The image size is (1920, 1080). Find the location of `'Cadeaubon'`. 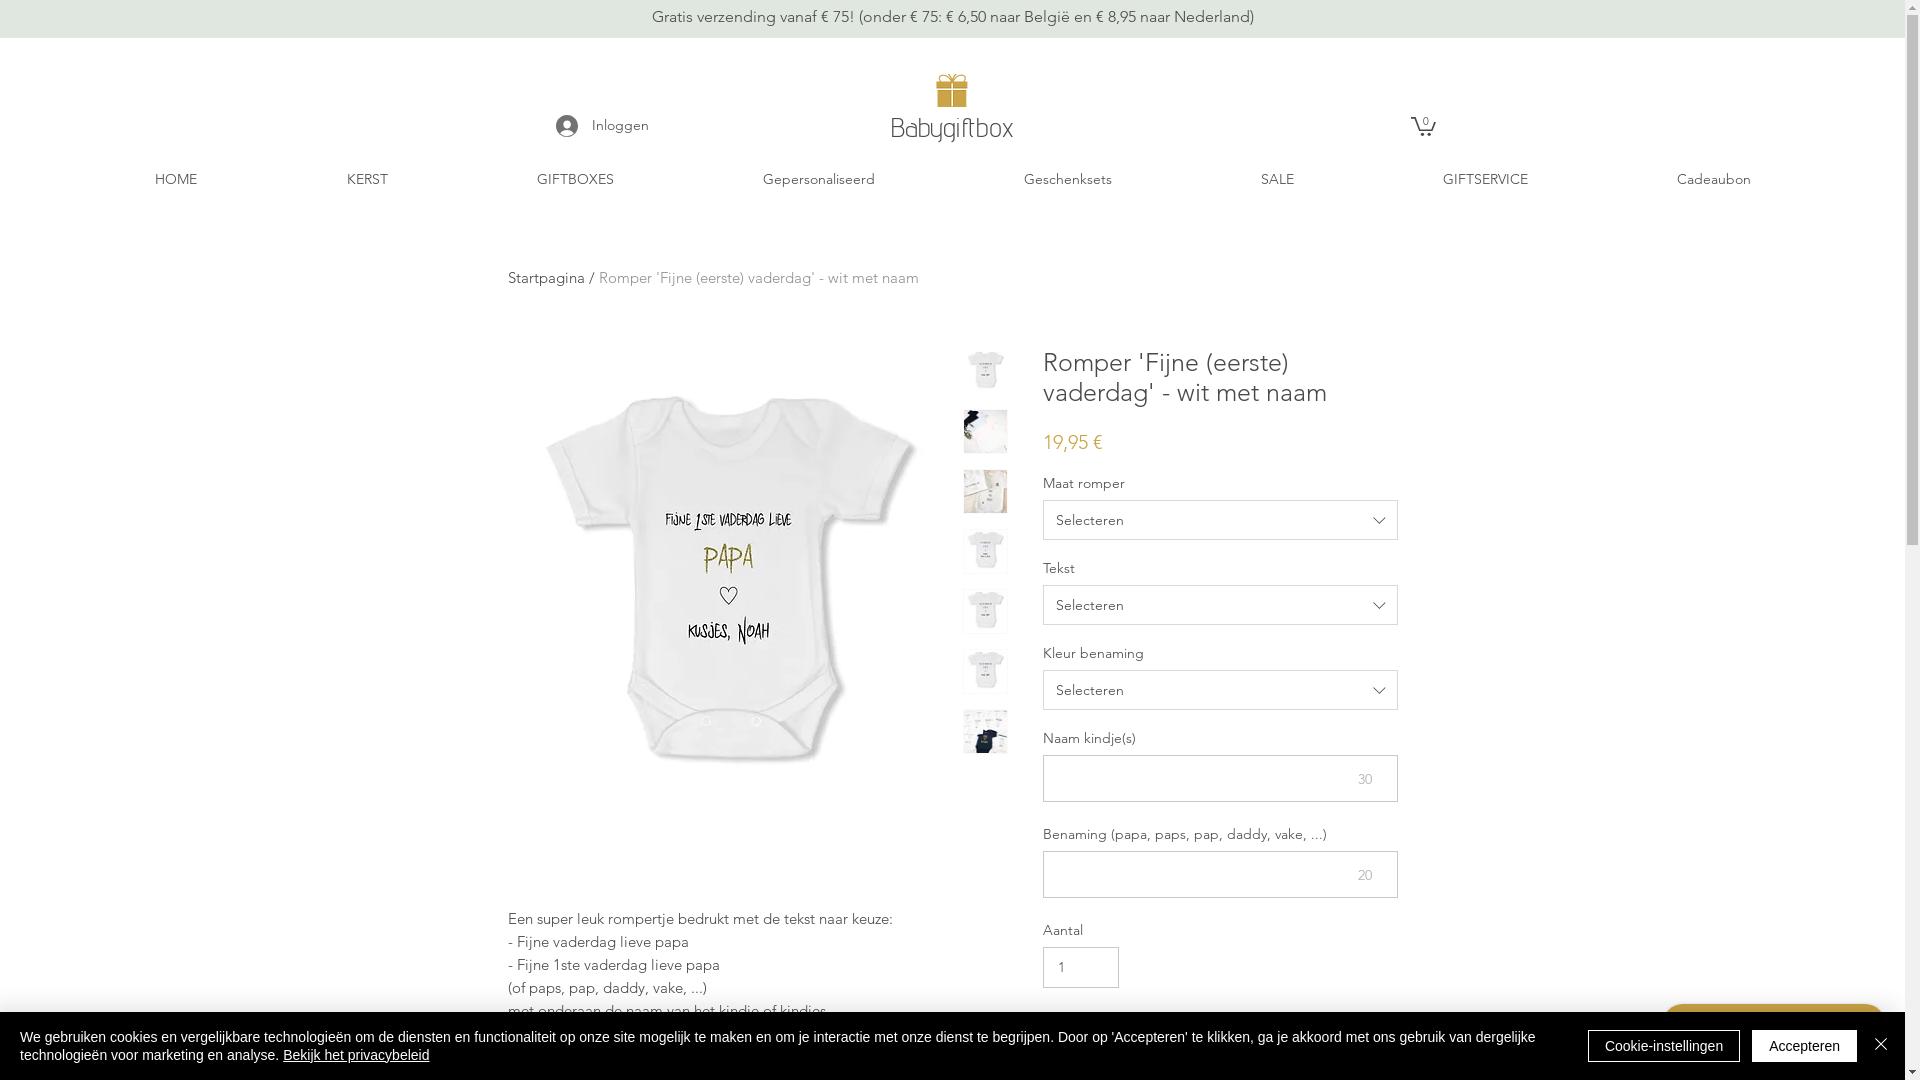

'Cadeaubon' is located at coordinates (1712, 178).